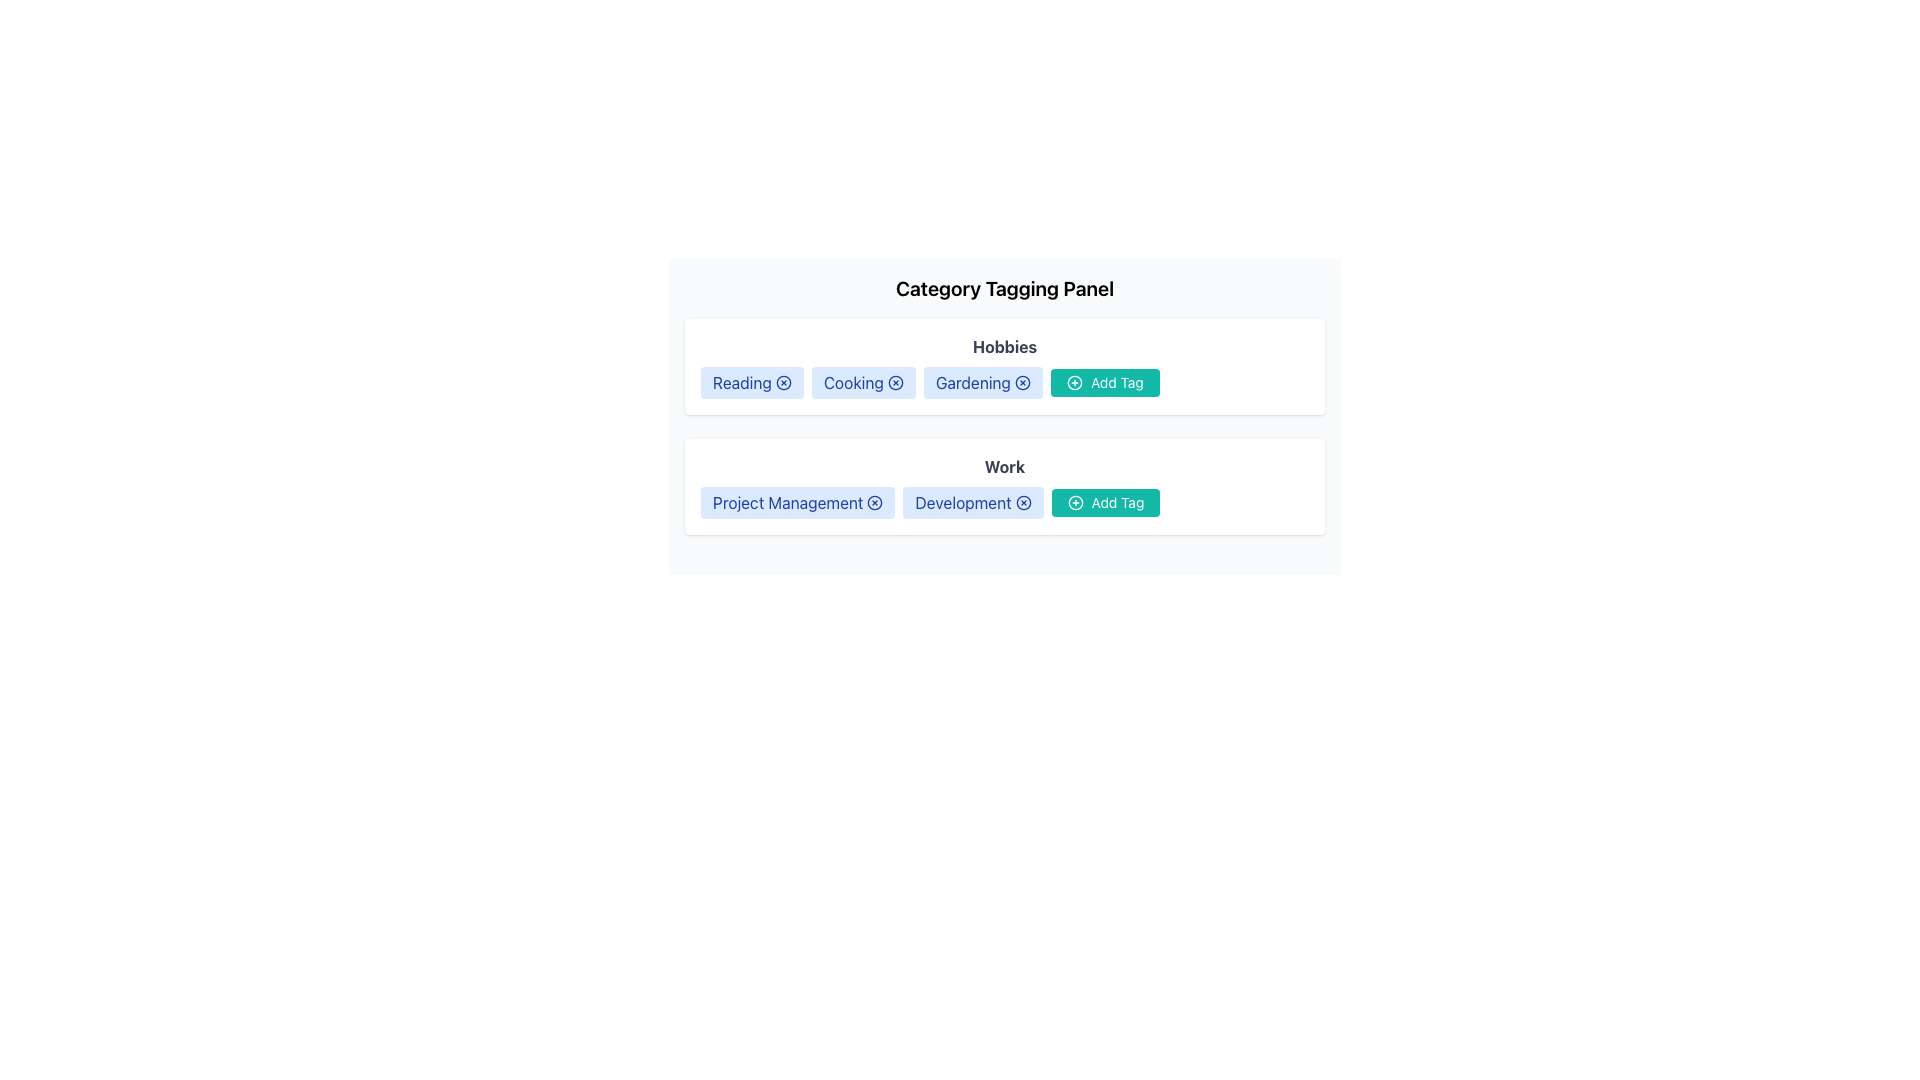 The image size is (1920, 1080). I want to click on the circular green icon with a plus sign located to the right of the 'Gardening' tag in the 'Hobbies' section, so click(1074, 382).